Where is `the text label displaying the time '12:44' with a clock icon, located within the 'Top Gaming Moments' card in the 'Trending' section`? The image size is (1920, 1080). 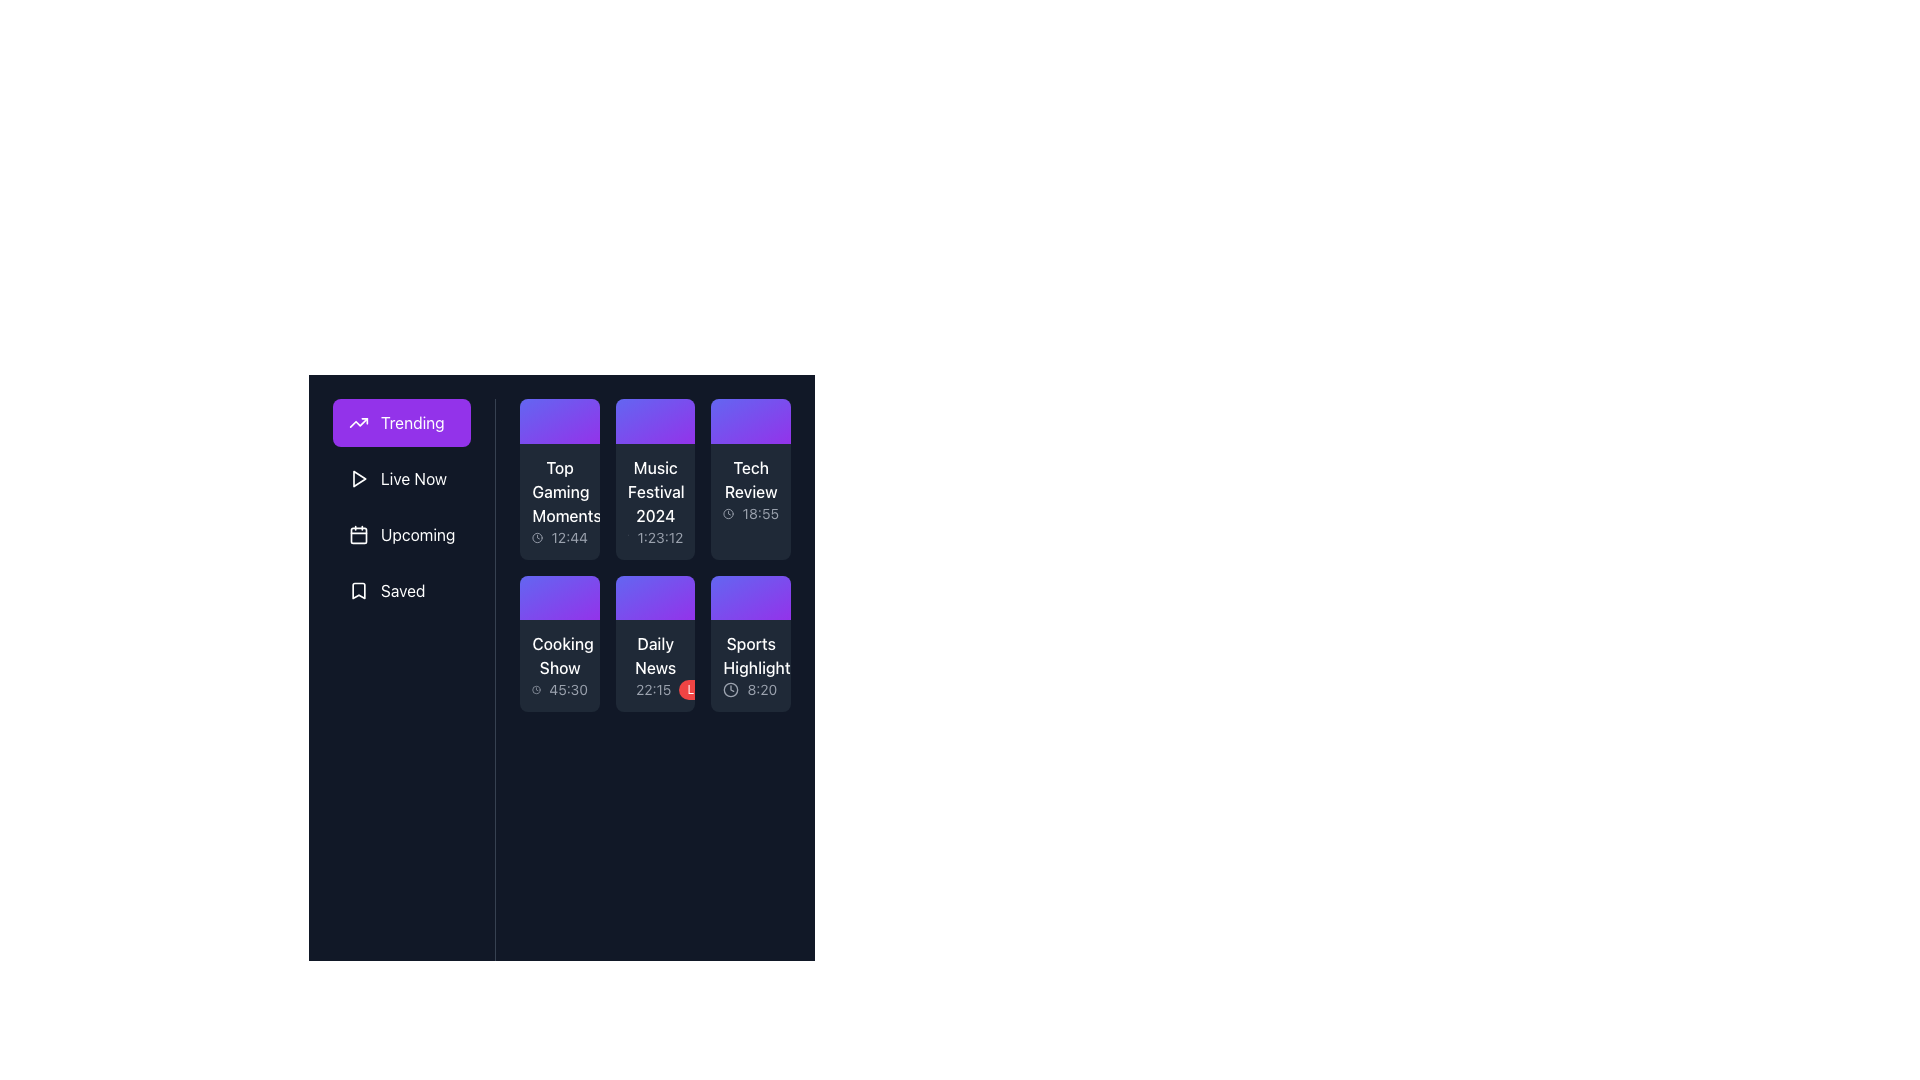 the text label displaying the time '12:44' with a clock icon, located within the 'Top Gaming Moments' card in the 'Trending' section is located at coordinates (560, 536).